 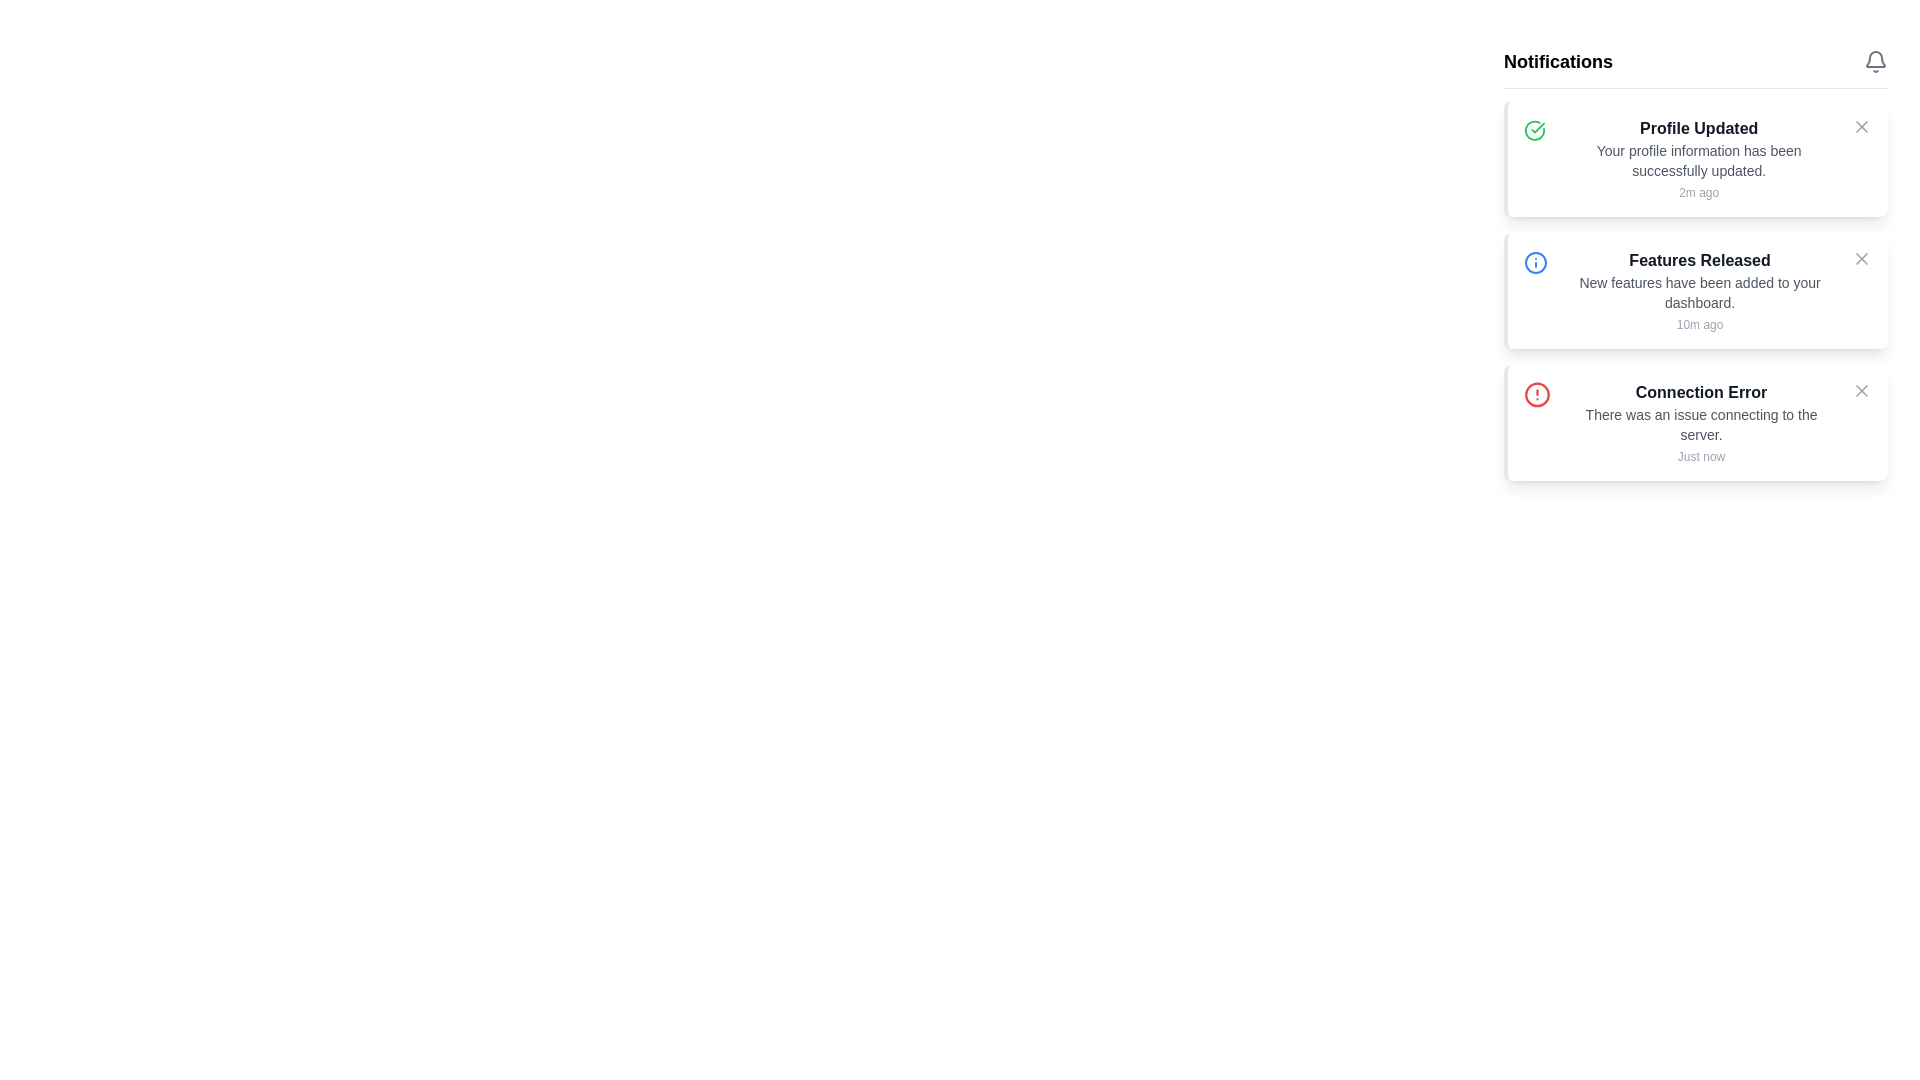 What do you see at coordinates (1875, 60) in the screenshot?
I see `the bell icon to acknowledge it` at bounding box center [1875, 60].